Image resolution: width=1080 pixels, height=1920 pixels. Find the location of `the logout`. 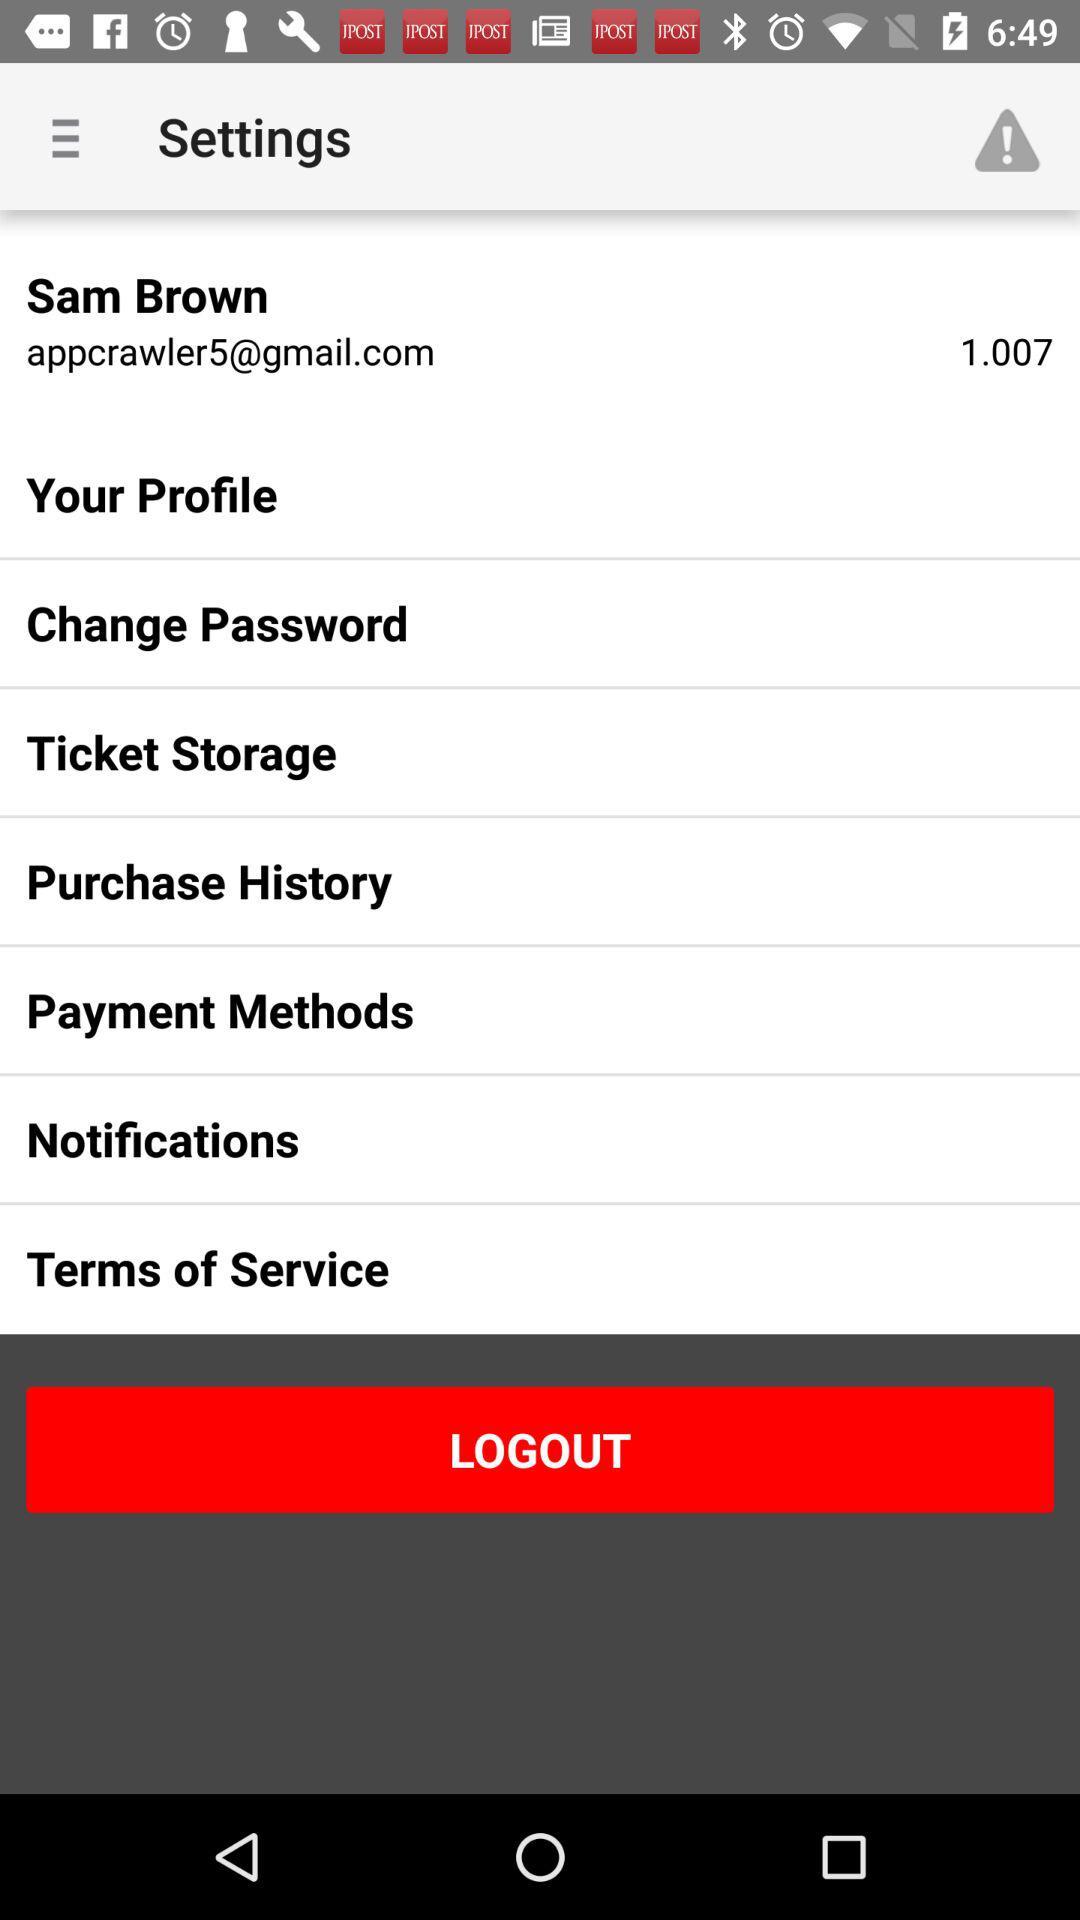

the logout is located at coordinates (540, 1449).